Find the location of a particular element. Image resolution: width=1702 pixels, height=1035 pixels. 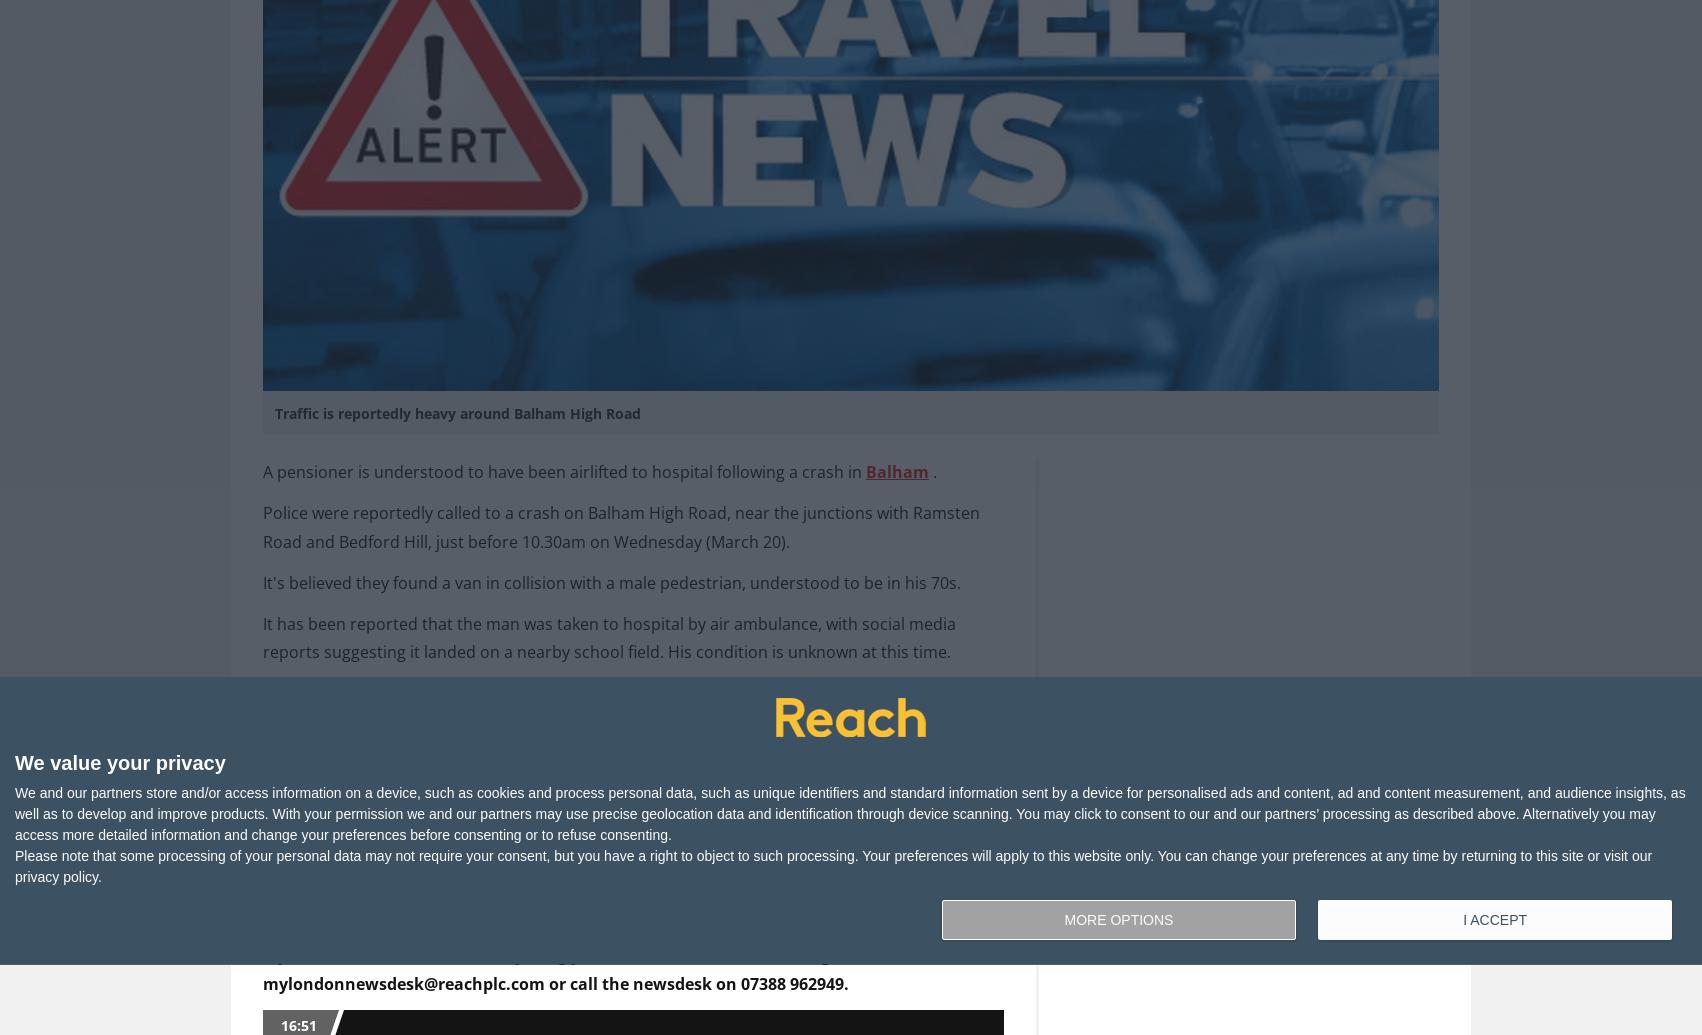

'The A24' is located at coordinates (294, 692).